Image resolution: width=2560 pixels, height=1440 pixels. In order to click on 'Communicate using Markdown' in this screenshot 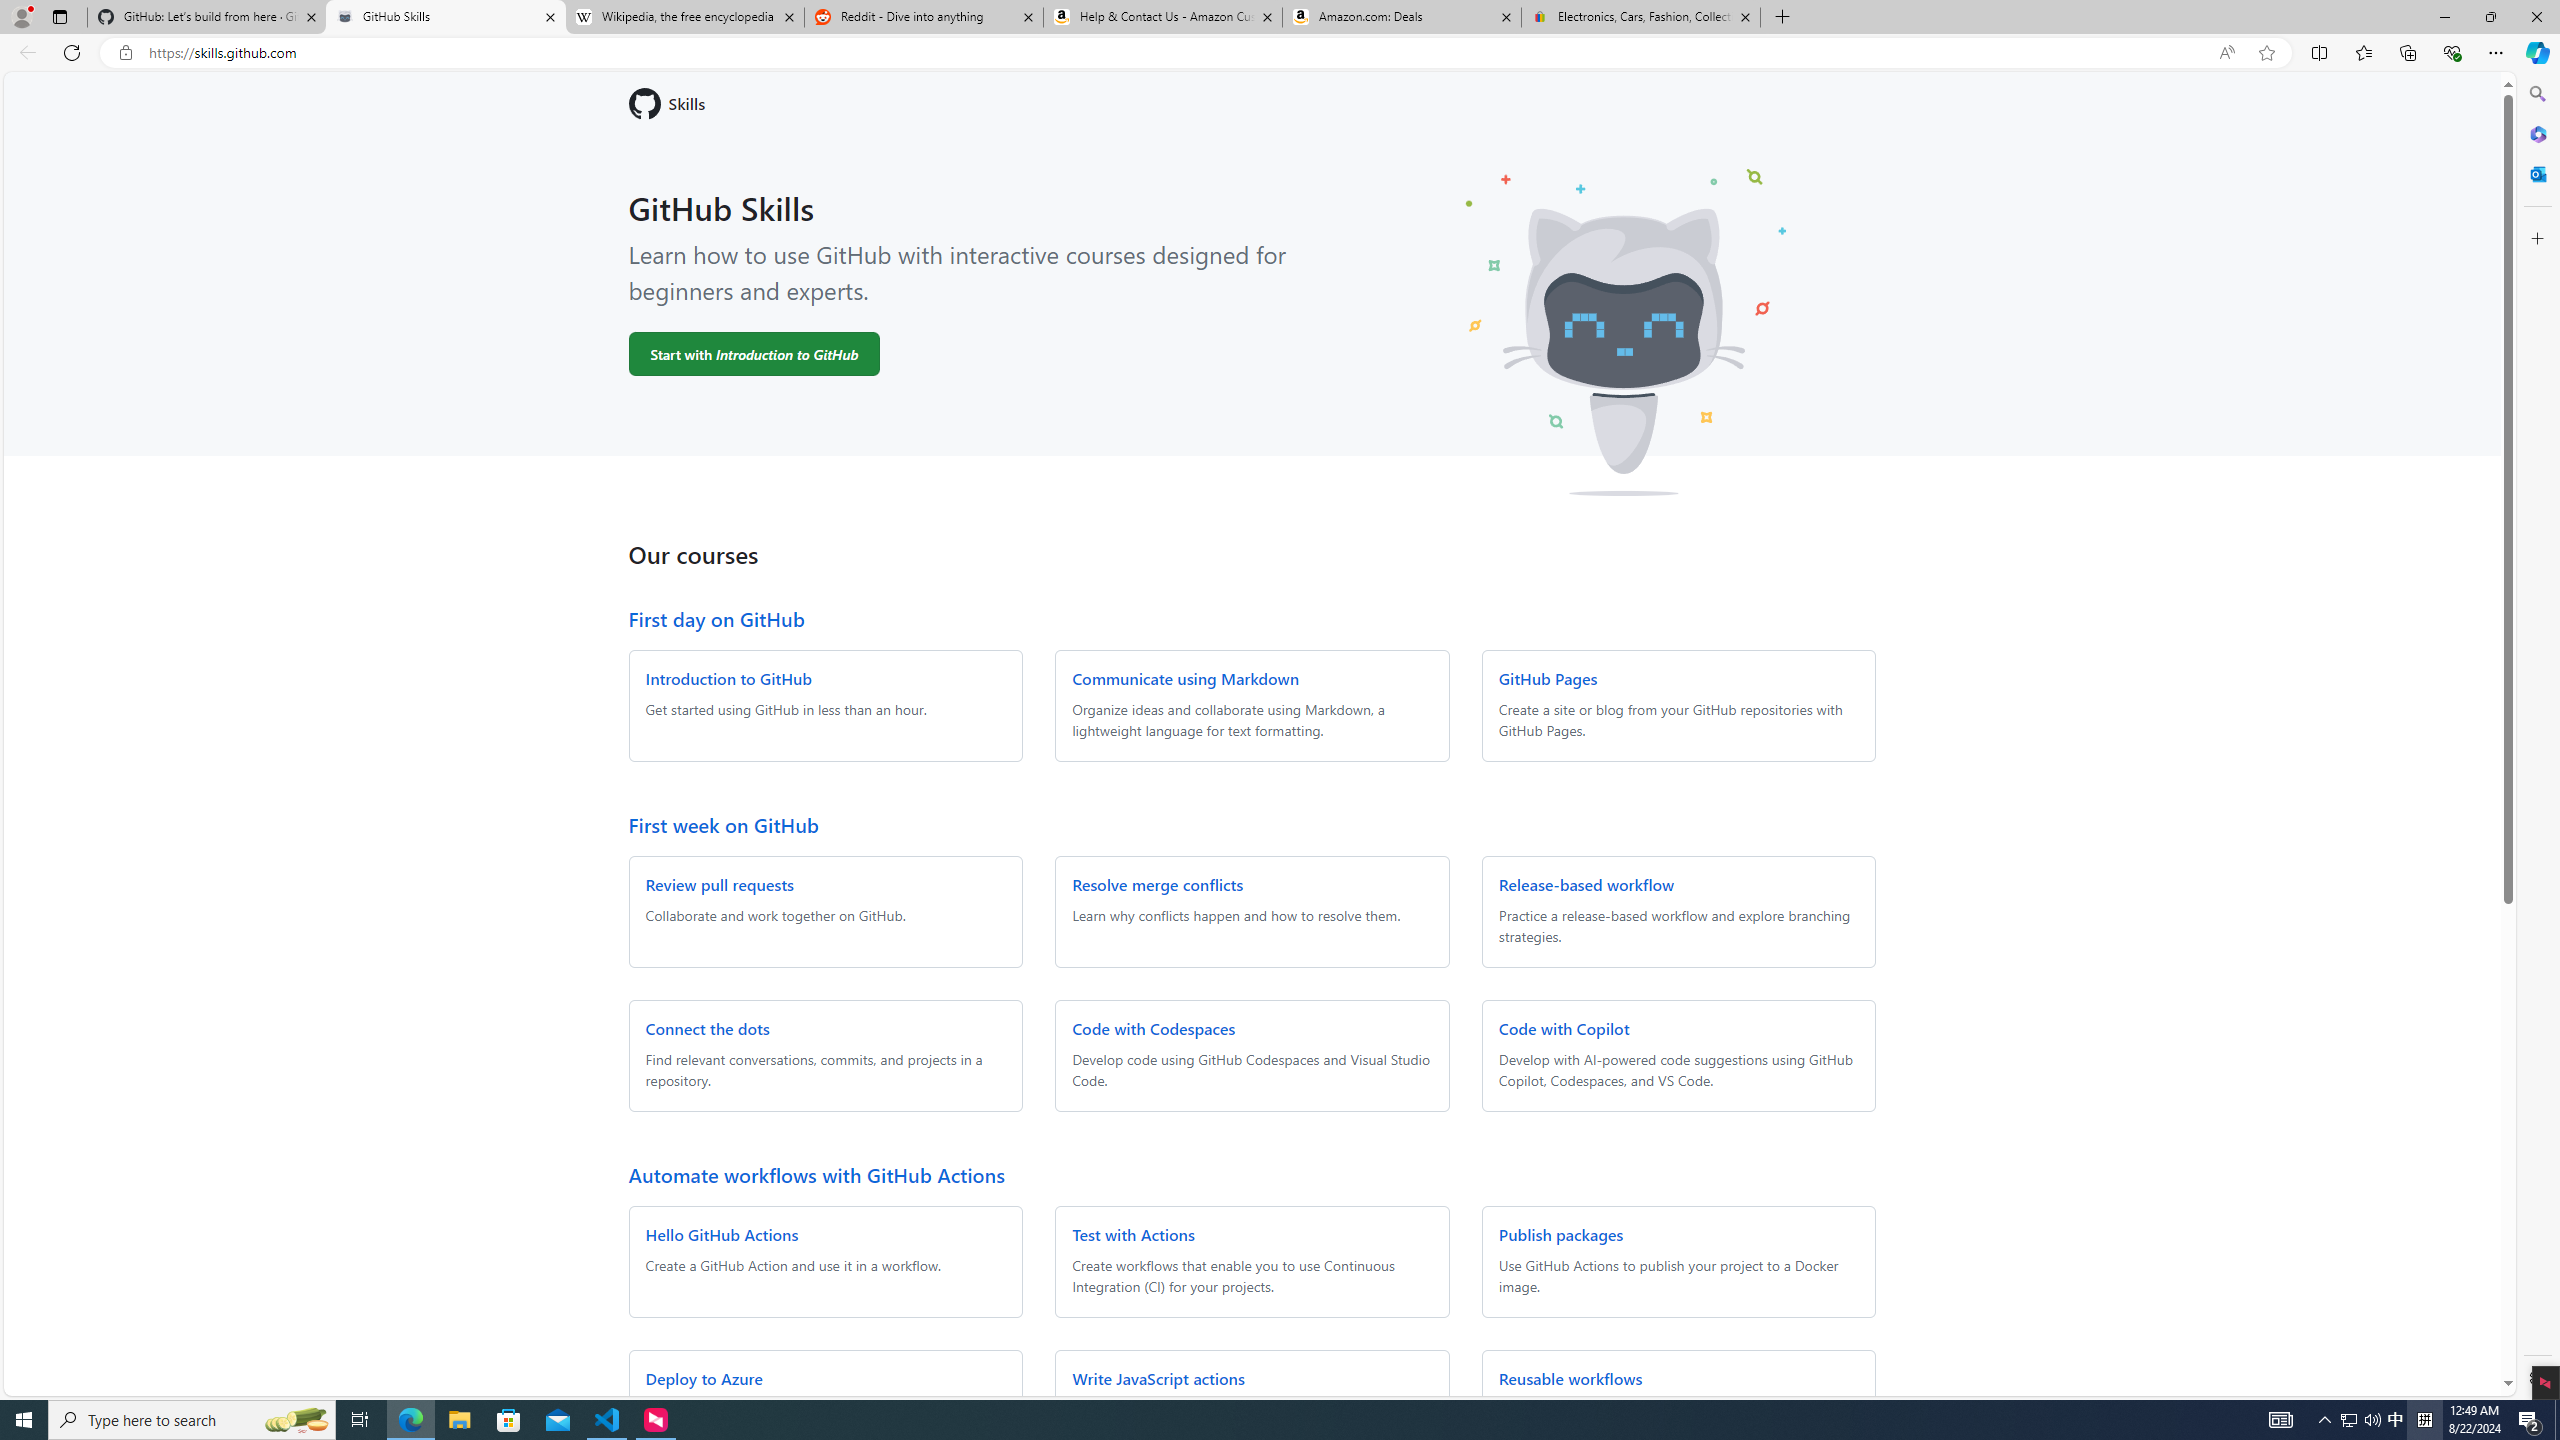, I will do `click(1185, 677)`.